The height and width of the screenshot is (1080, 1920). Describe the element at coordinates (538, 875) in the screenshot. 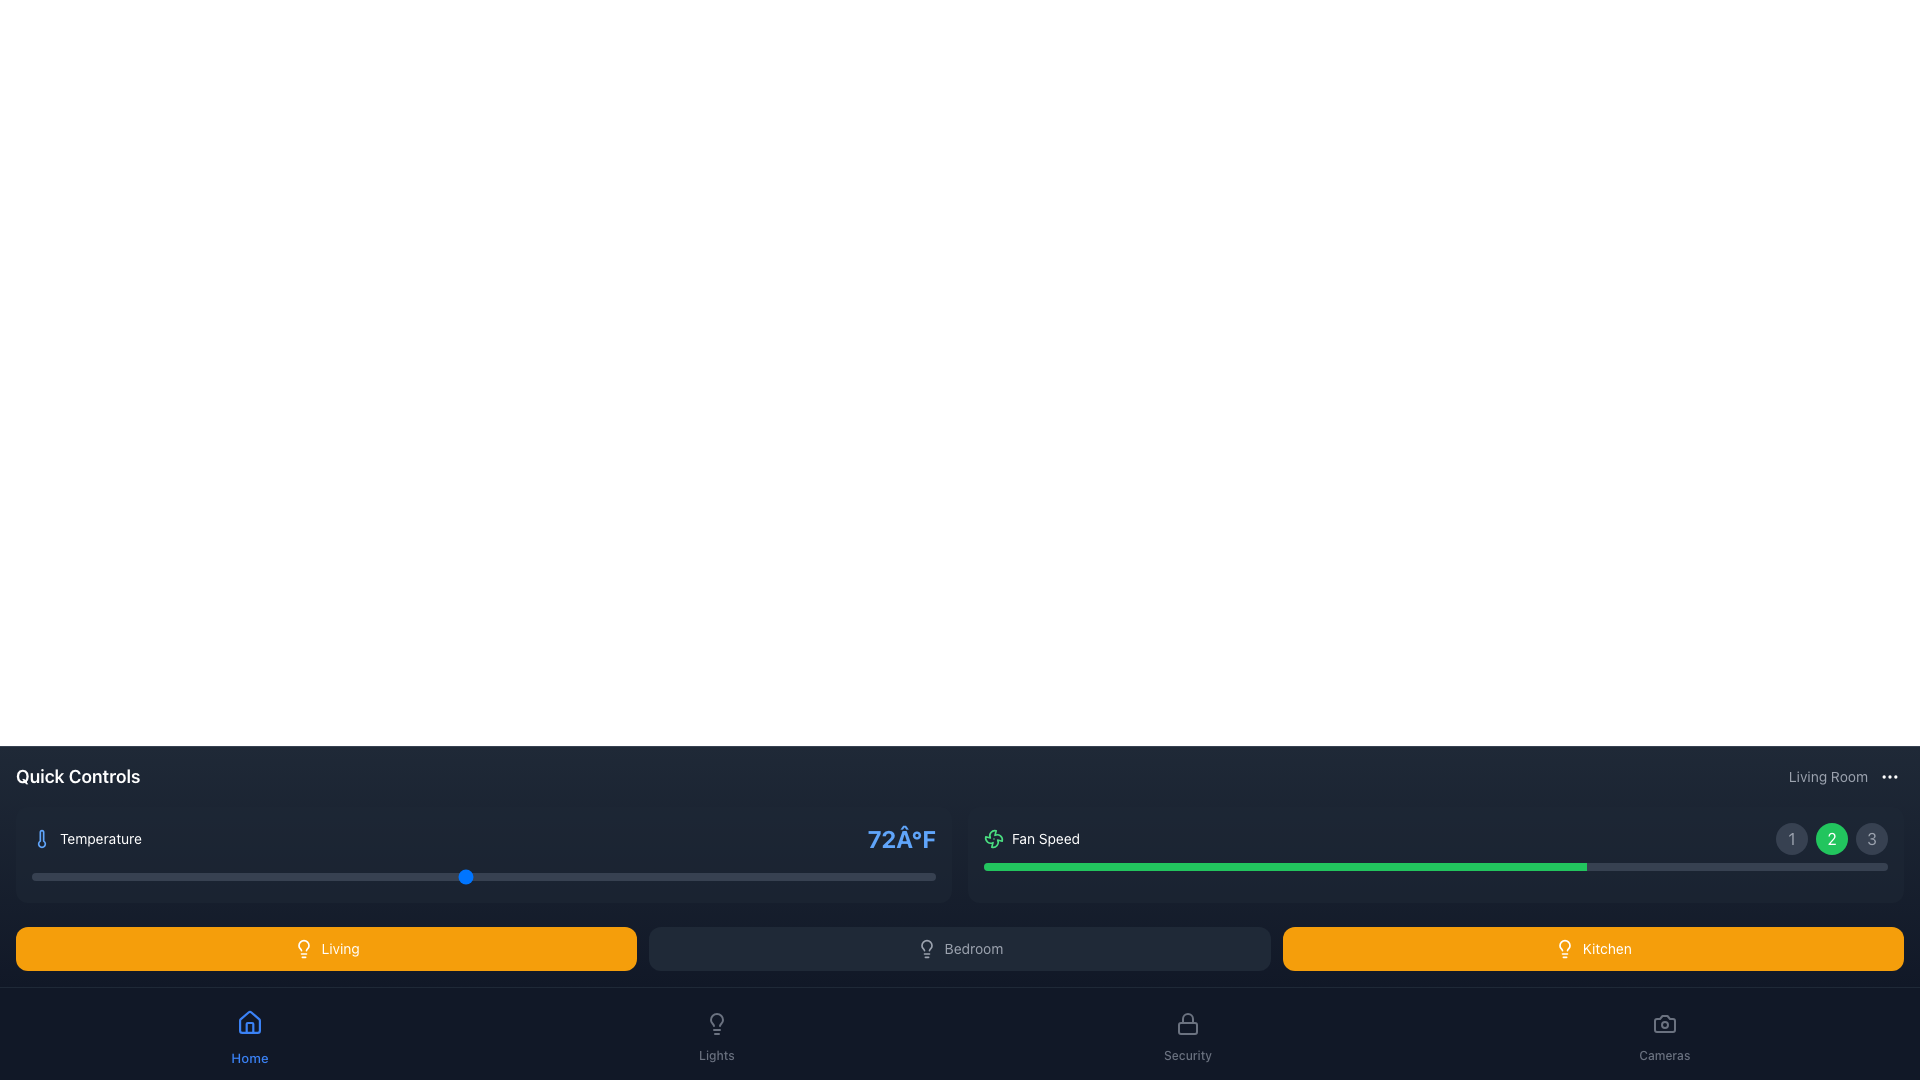

I see `the temperature` at that location.